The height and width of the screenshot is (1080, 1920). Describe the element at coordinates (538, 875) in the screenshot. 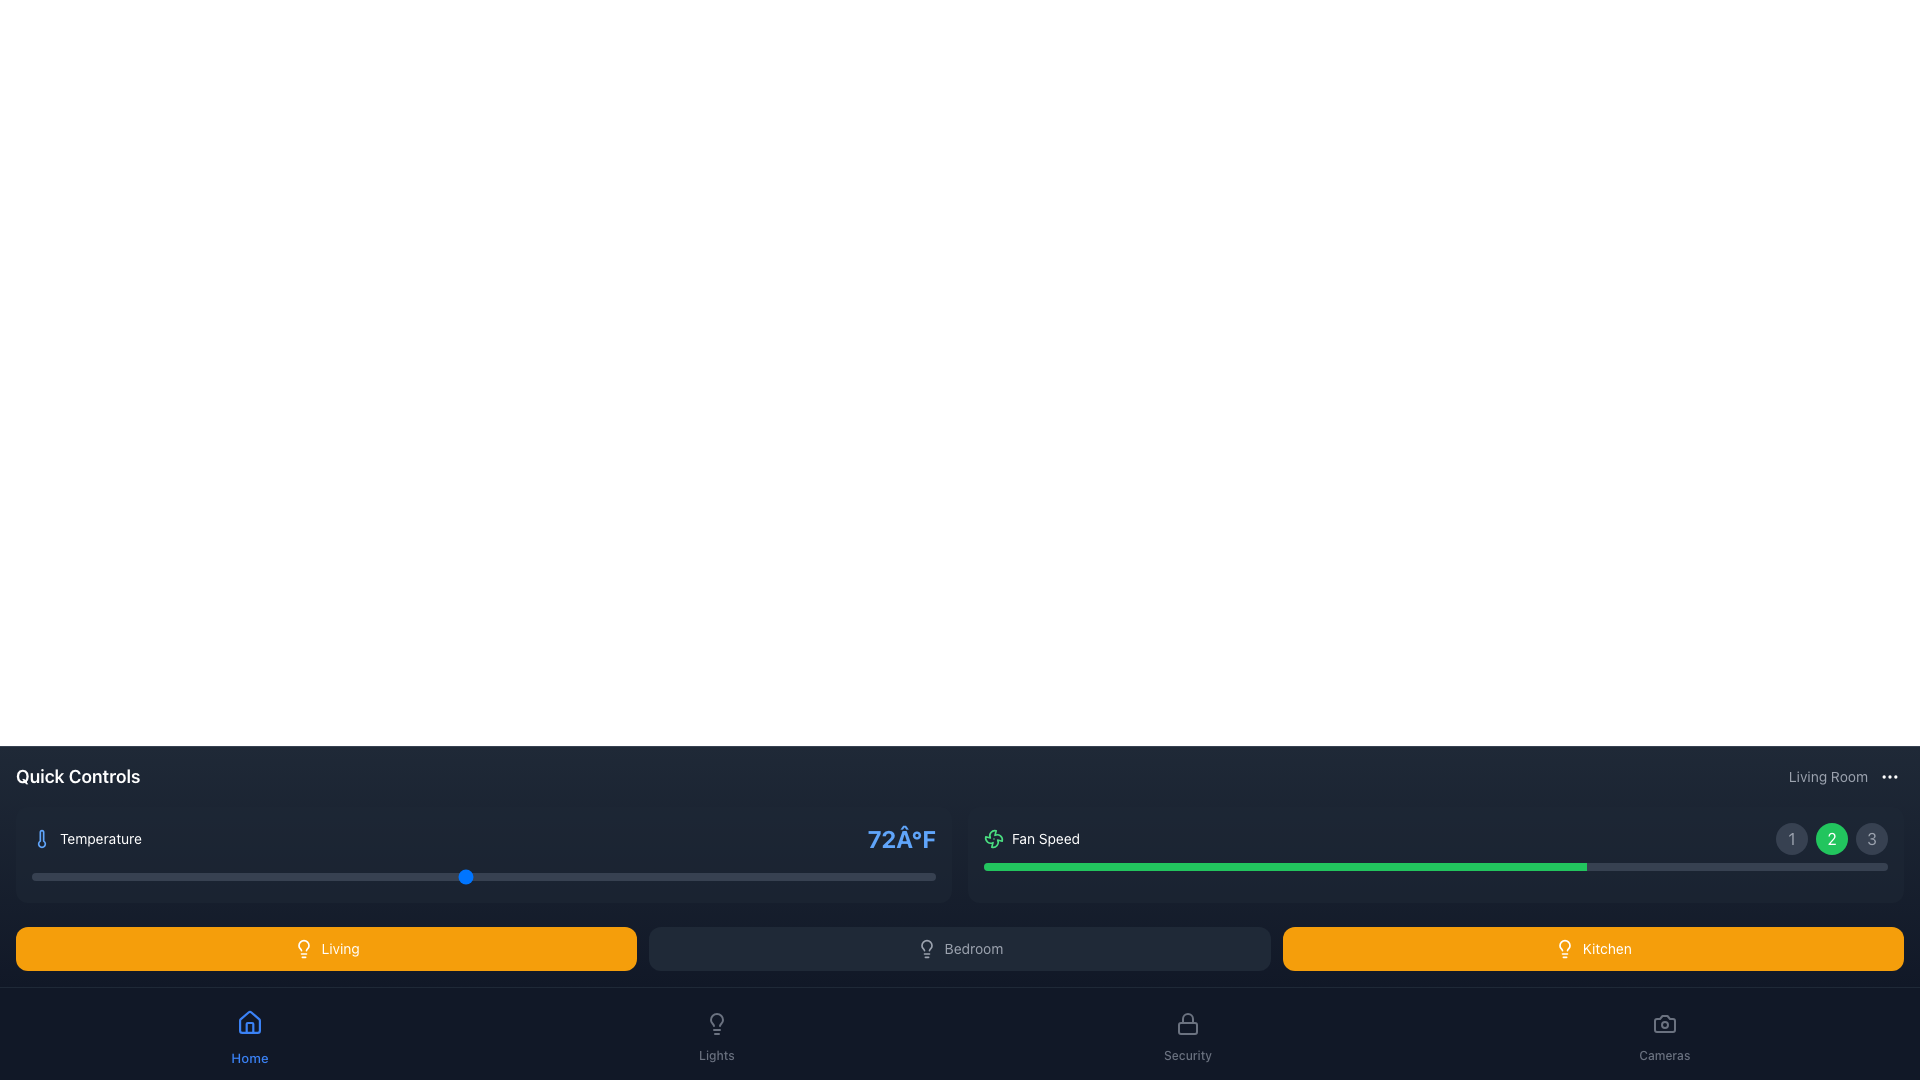

I see `the temperature` at that location.